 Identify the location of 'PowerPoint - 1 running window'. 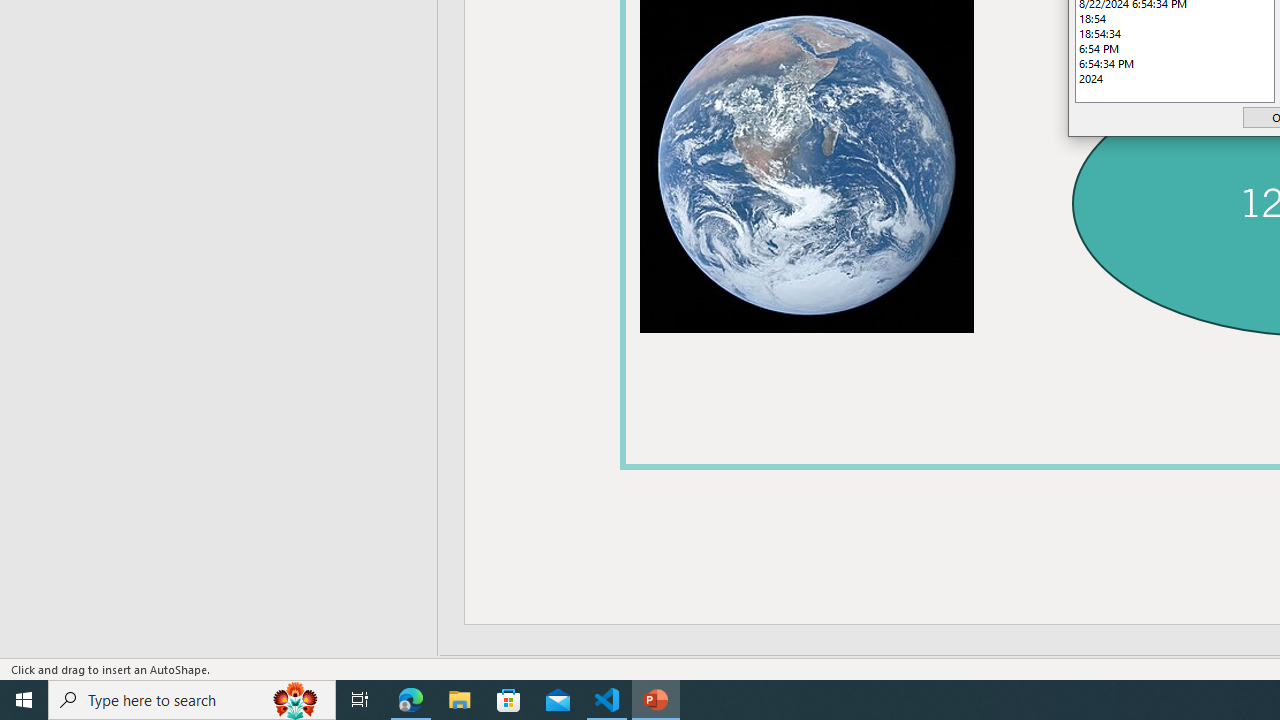
(656, 698).